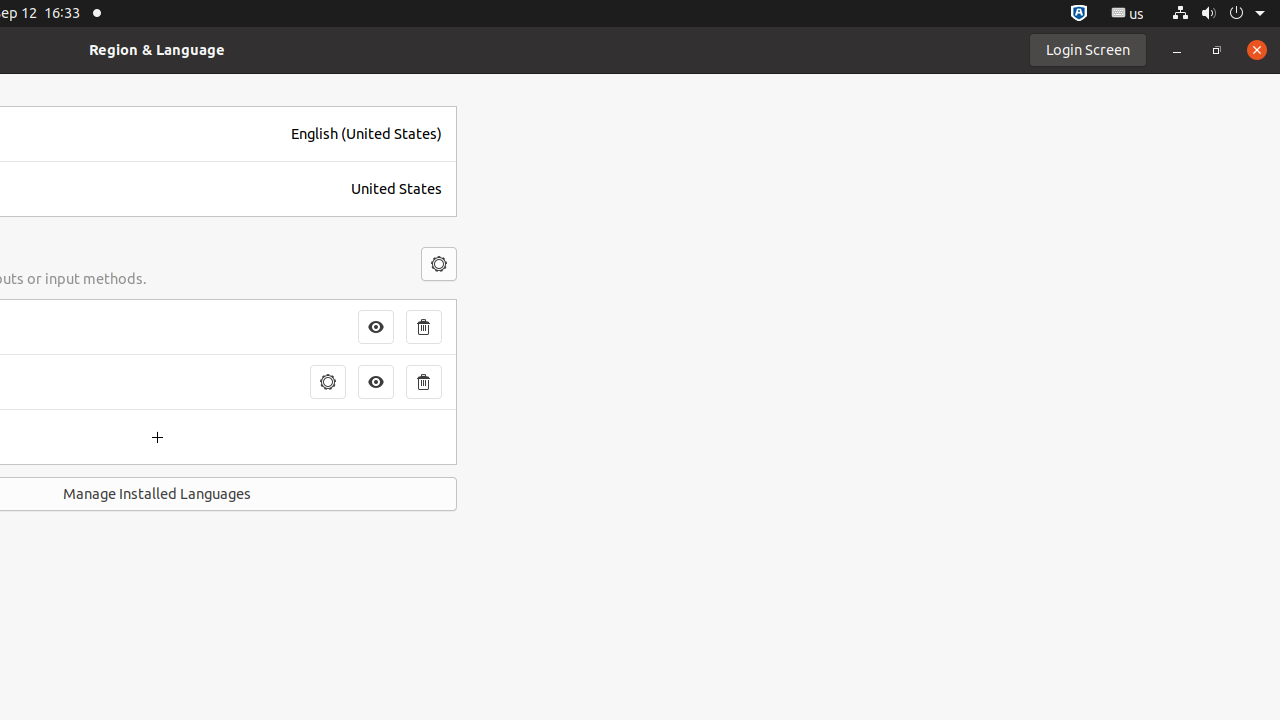 Image resolution: width=1280 pixels, height=720 pixels. I want to click on 'Minimize', so click(1176, 48).